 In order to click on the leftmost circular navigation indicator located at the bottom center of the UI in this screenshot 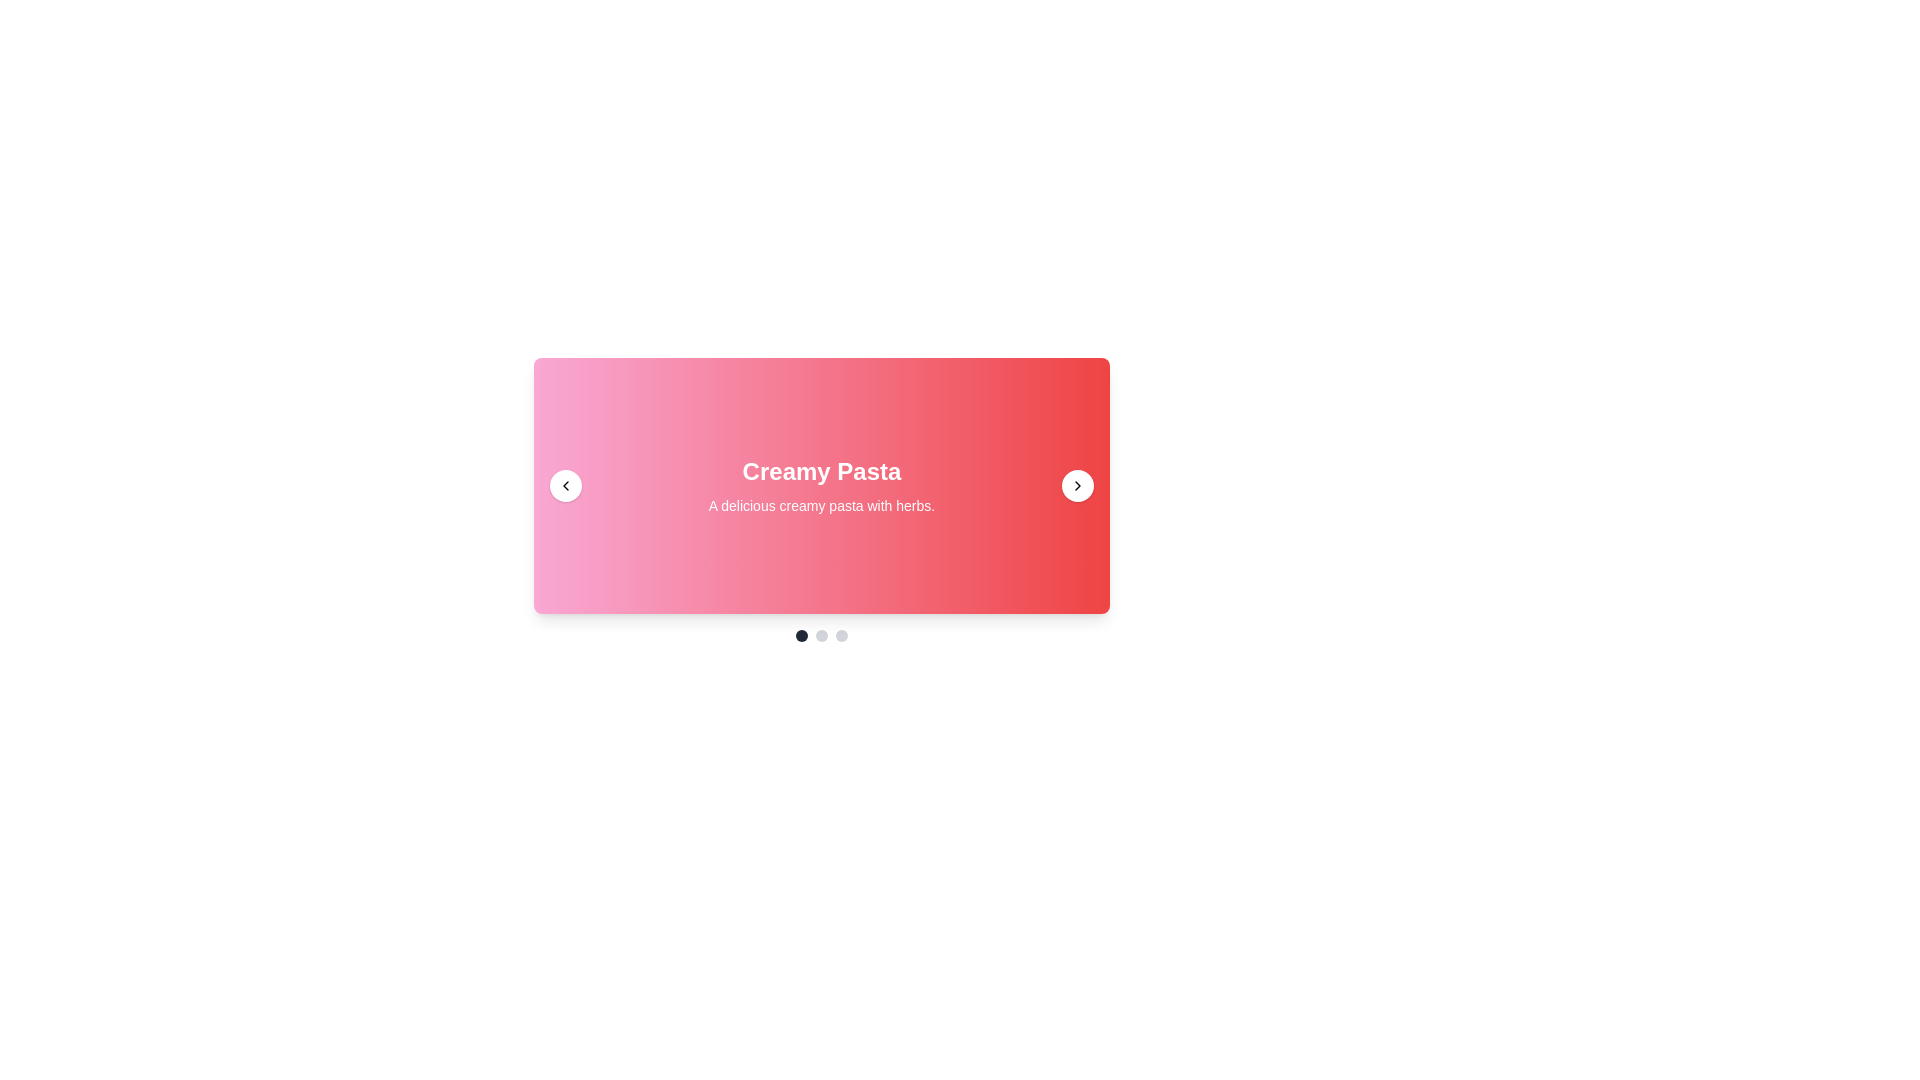, I will do `click(801, 636)`.